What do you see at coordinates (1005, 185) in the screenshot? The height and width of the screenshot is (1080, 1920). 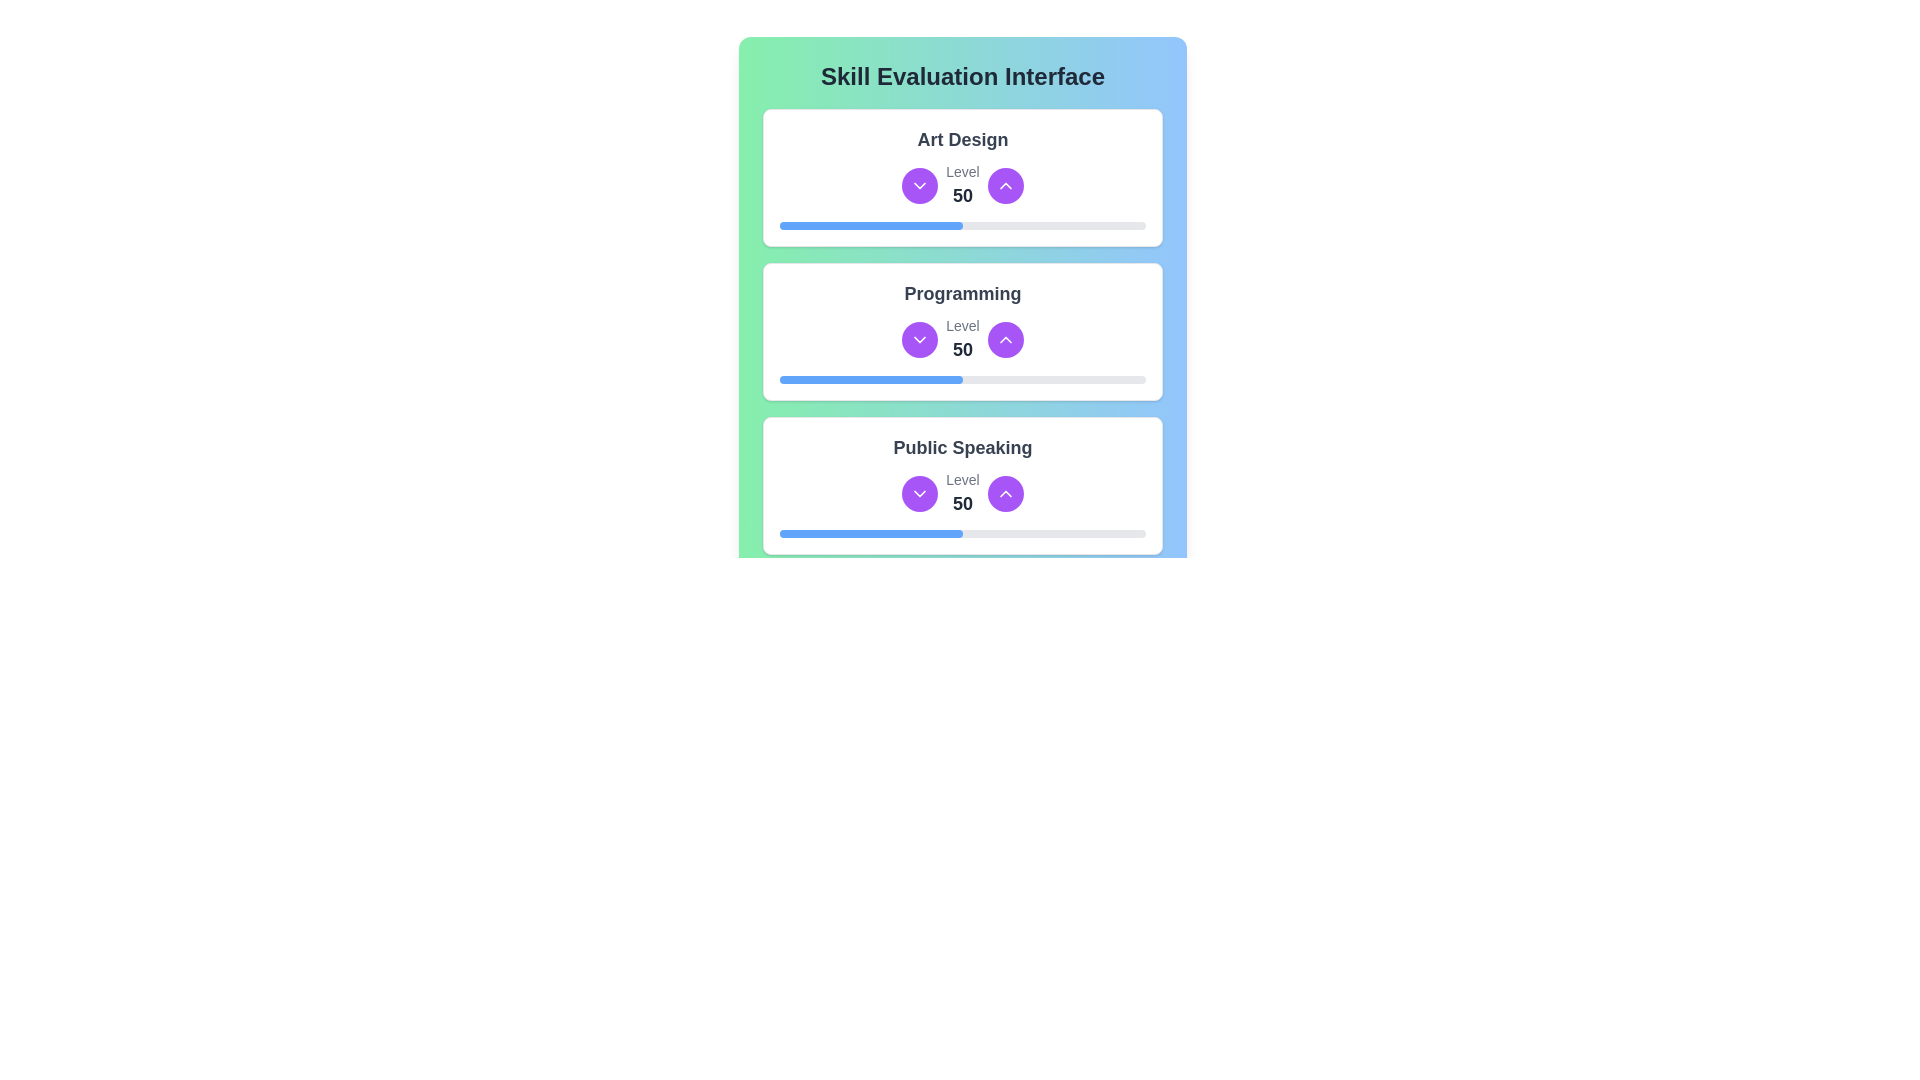 I see `the circular button with a purple background and a white upward arrow icon located in the upper-right corner of the 'Art Design' skill evaluation section to increment the level` at bounding box center [1005, 185].